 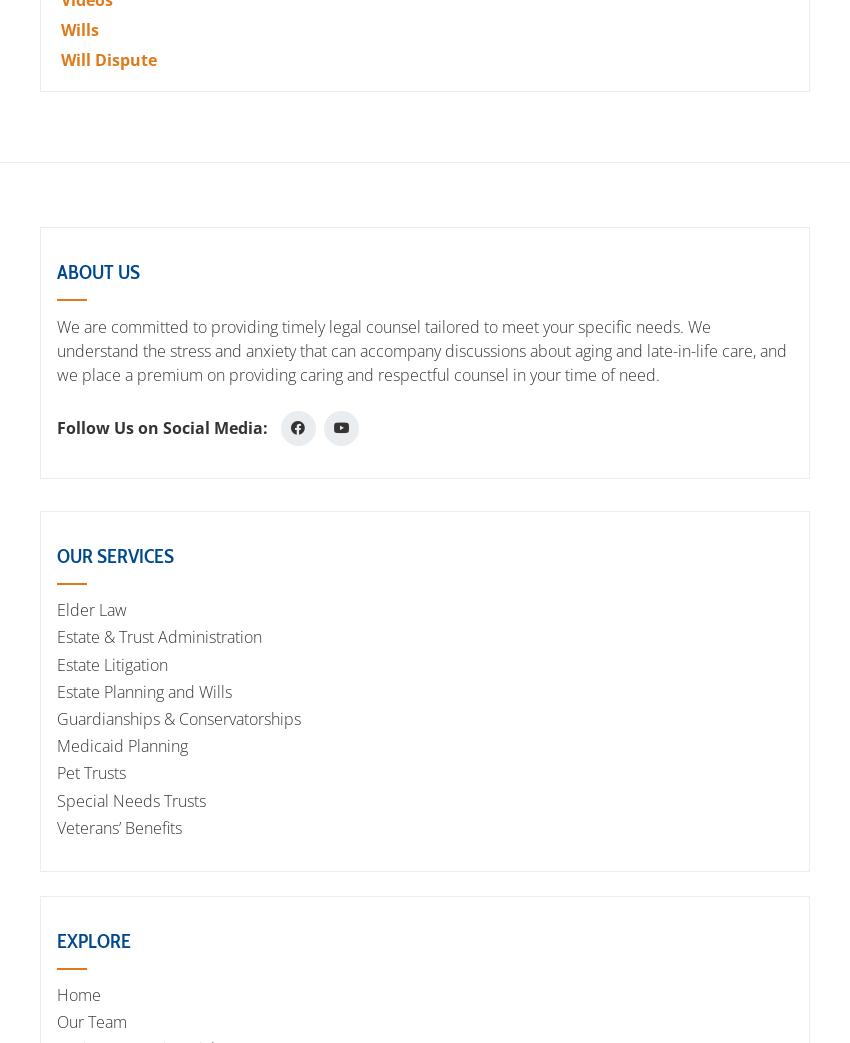 I want to click on 'Estate & Trust Administration', so click(x=57, y=635).